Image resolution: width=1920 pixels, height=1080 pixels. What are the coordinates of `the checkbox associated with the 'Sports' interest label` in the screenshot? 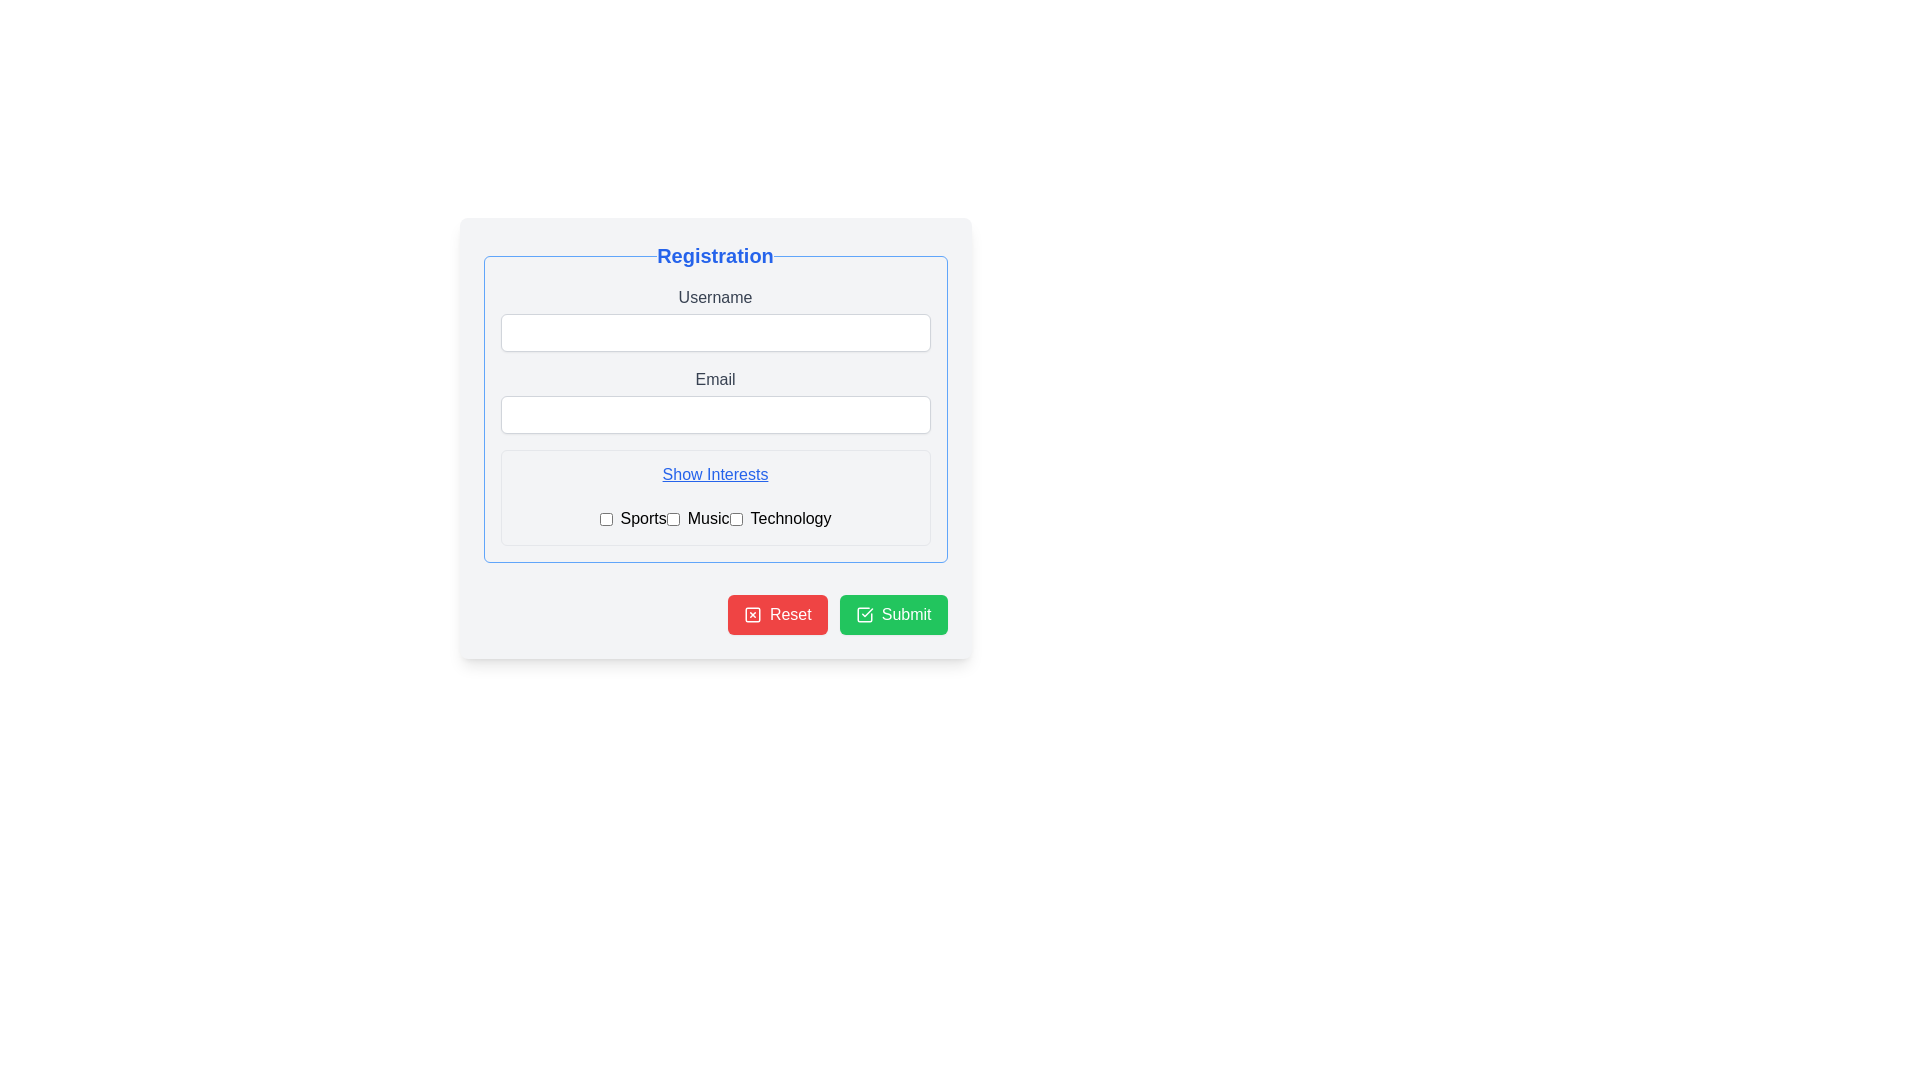 It's located at (632, 518).